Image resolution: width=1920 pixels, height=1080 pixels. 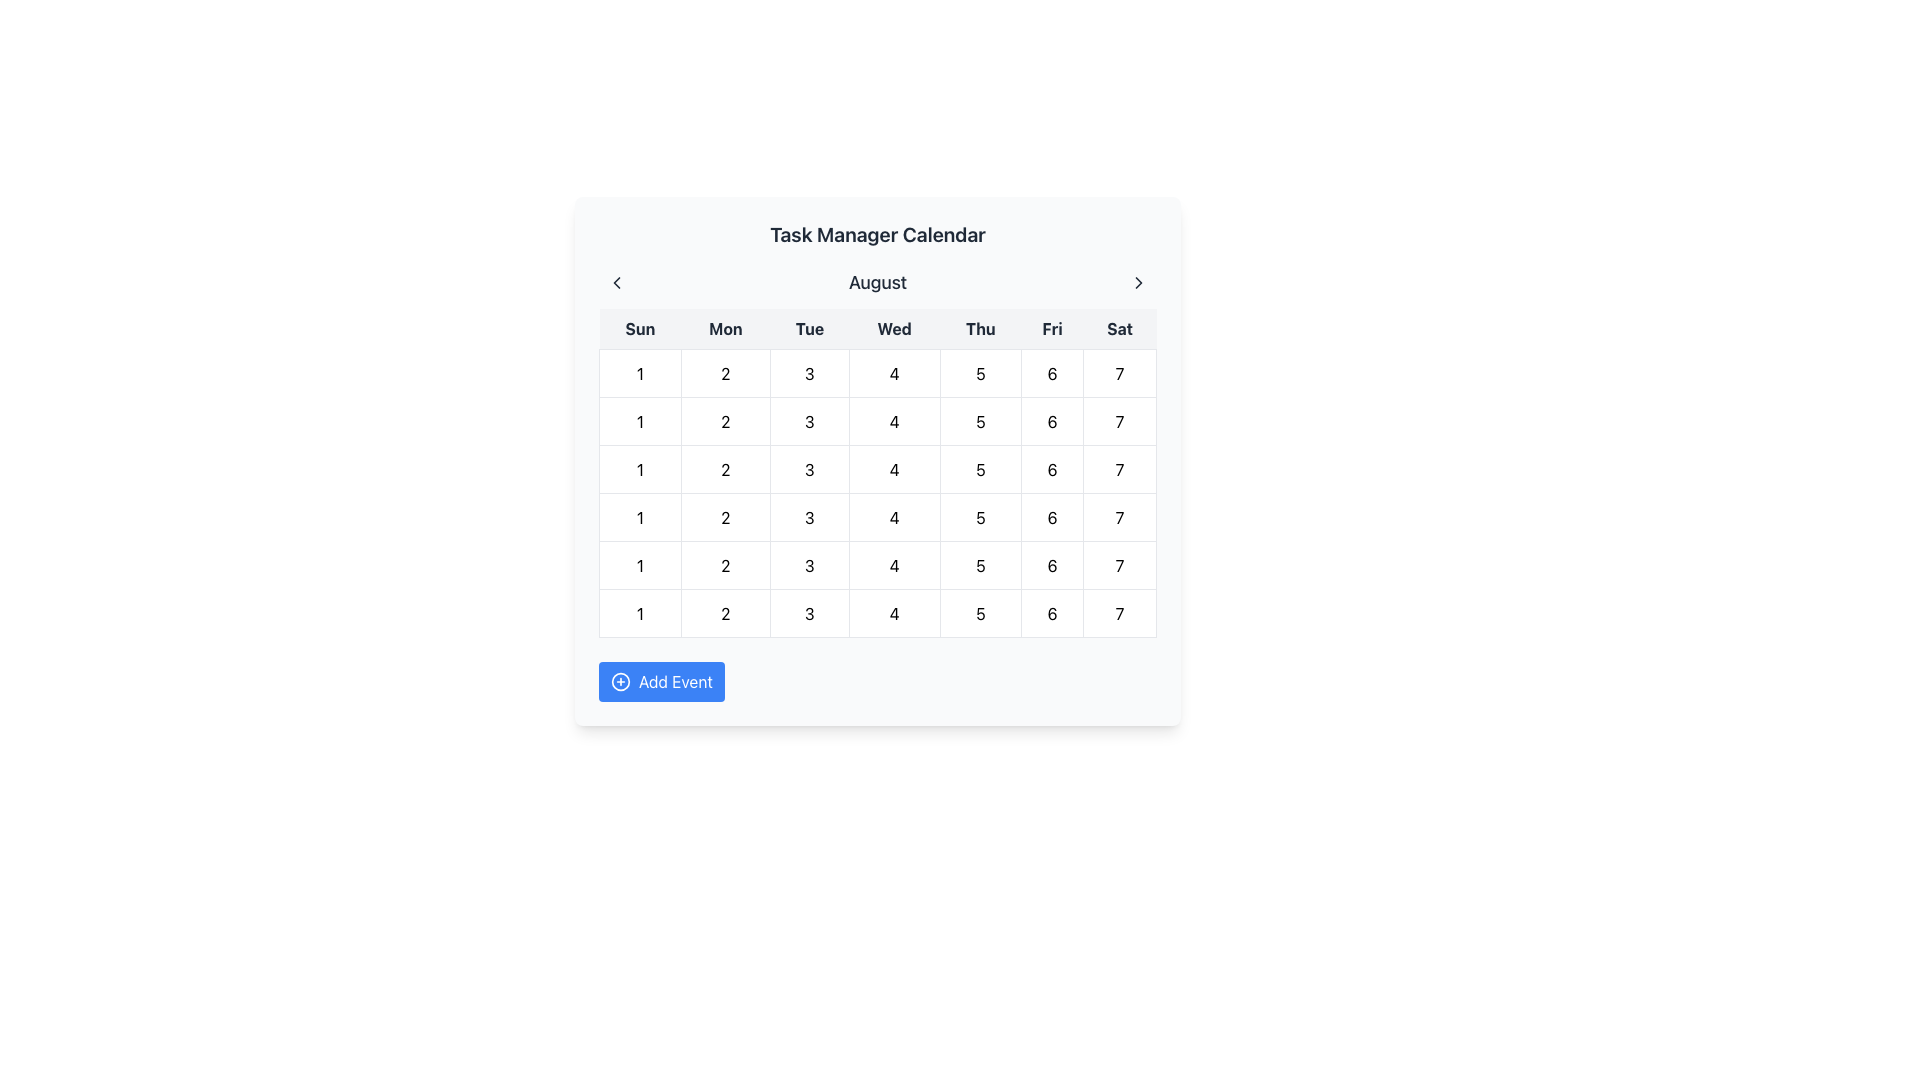 I want to click on the Text Display element showing the number '7' in the bottom-right cell of the calendar grid for Saturday, so click(x=1120, y=516).